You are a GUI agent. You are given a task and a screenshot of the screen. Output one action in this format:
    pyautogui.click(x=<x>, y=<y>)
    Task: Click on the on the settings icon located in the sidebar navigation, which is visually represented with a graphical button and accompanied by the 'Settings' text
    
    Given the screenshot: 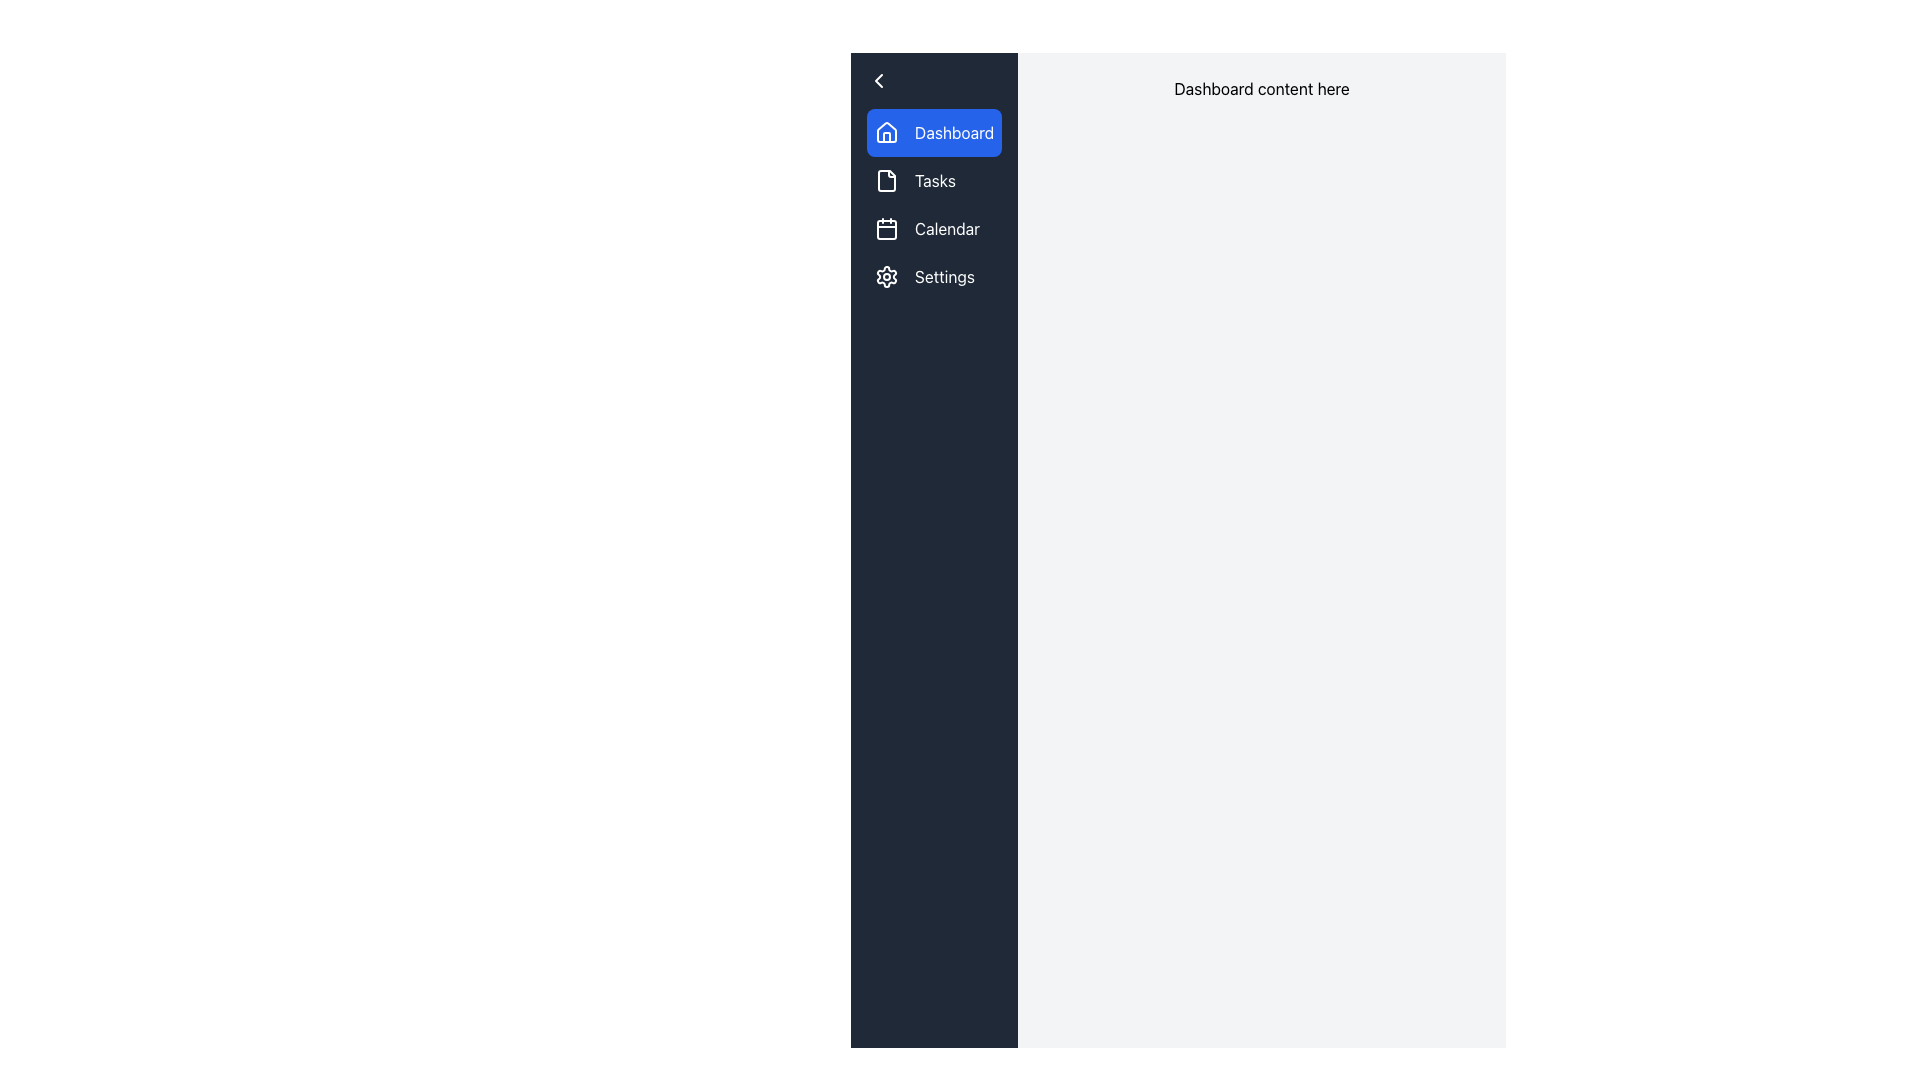 What is the action you would take?
    pyautogui.click(x=886, y=277)
    